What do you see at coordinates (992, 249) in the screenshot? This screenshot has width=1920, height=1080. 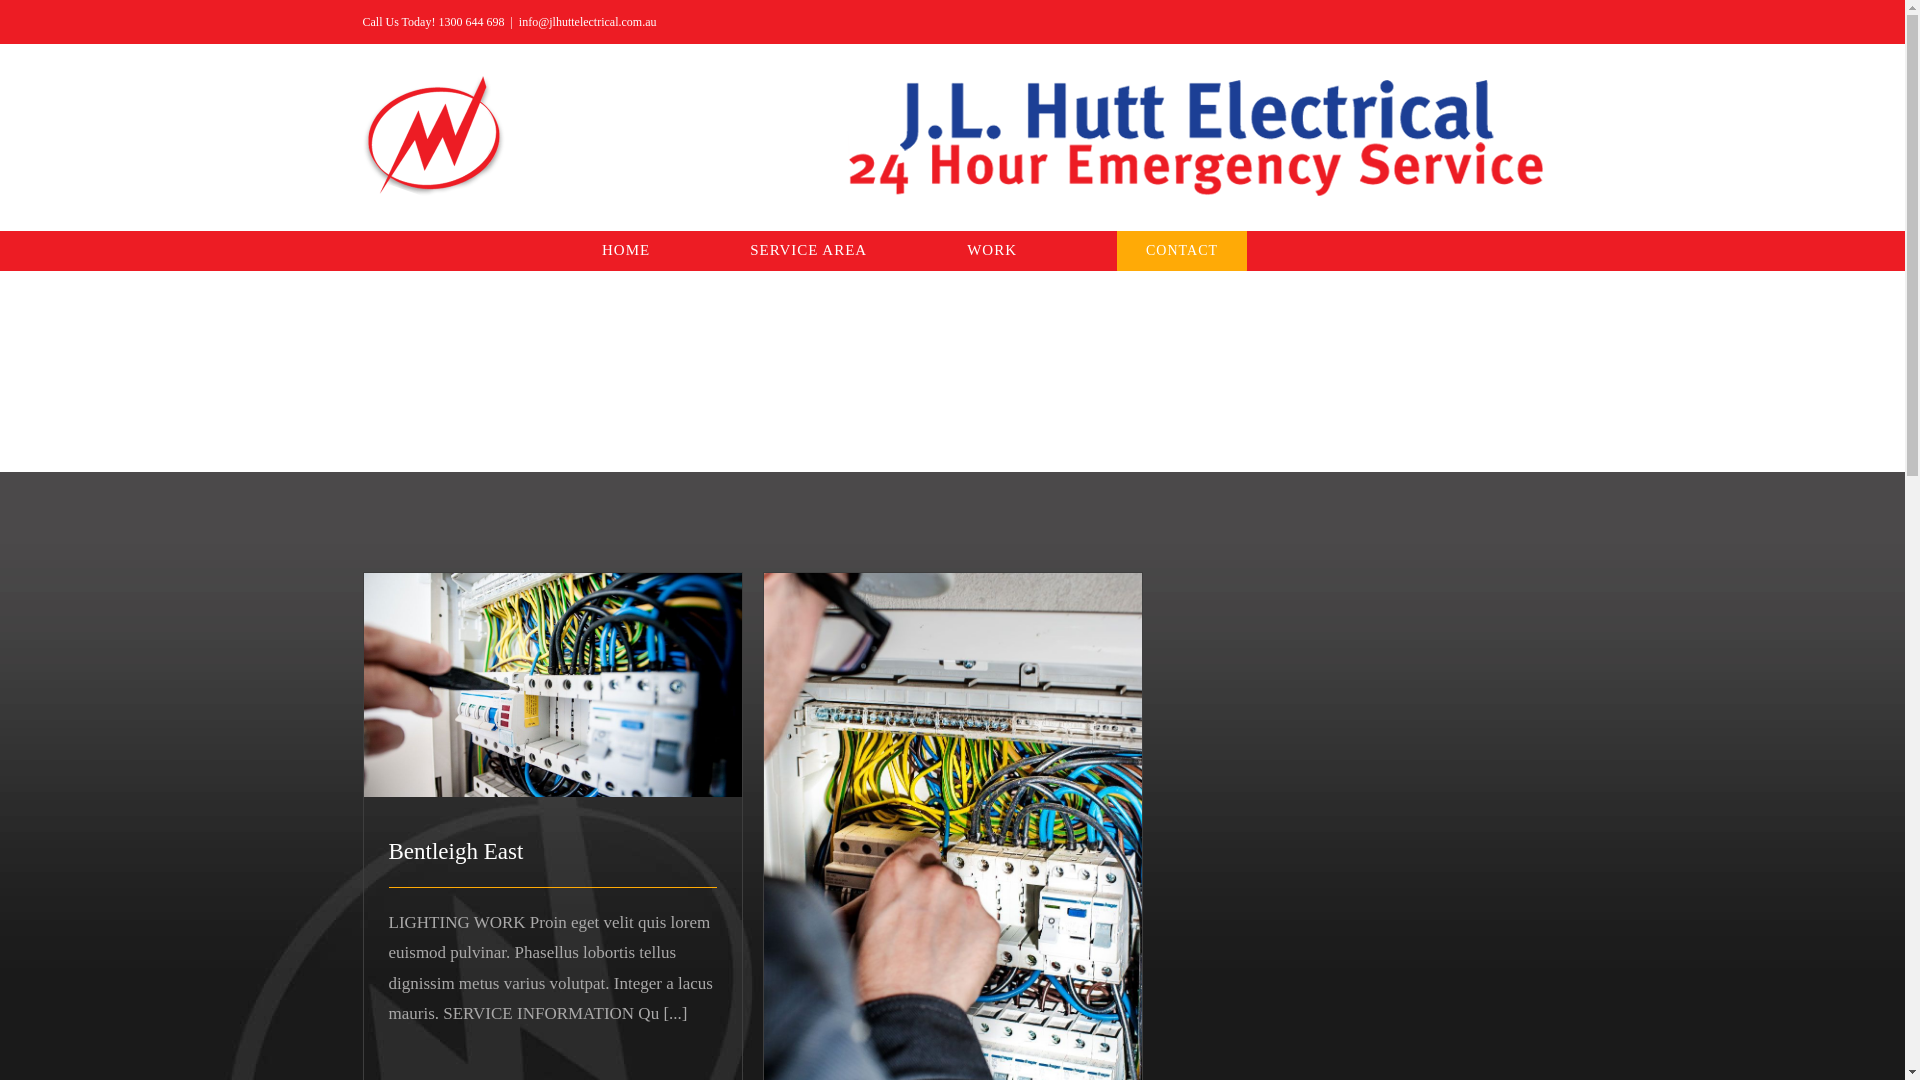 I see `'WORK'` at bounding box center [992, 249].